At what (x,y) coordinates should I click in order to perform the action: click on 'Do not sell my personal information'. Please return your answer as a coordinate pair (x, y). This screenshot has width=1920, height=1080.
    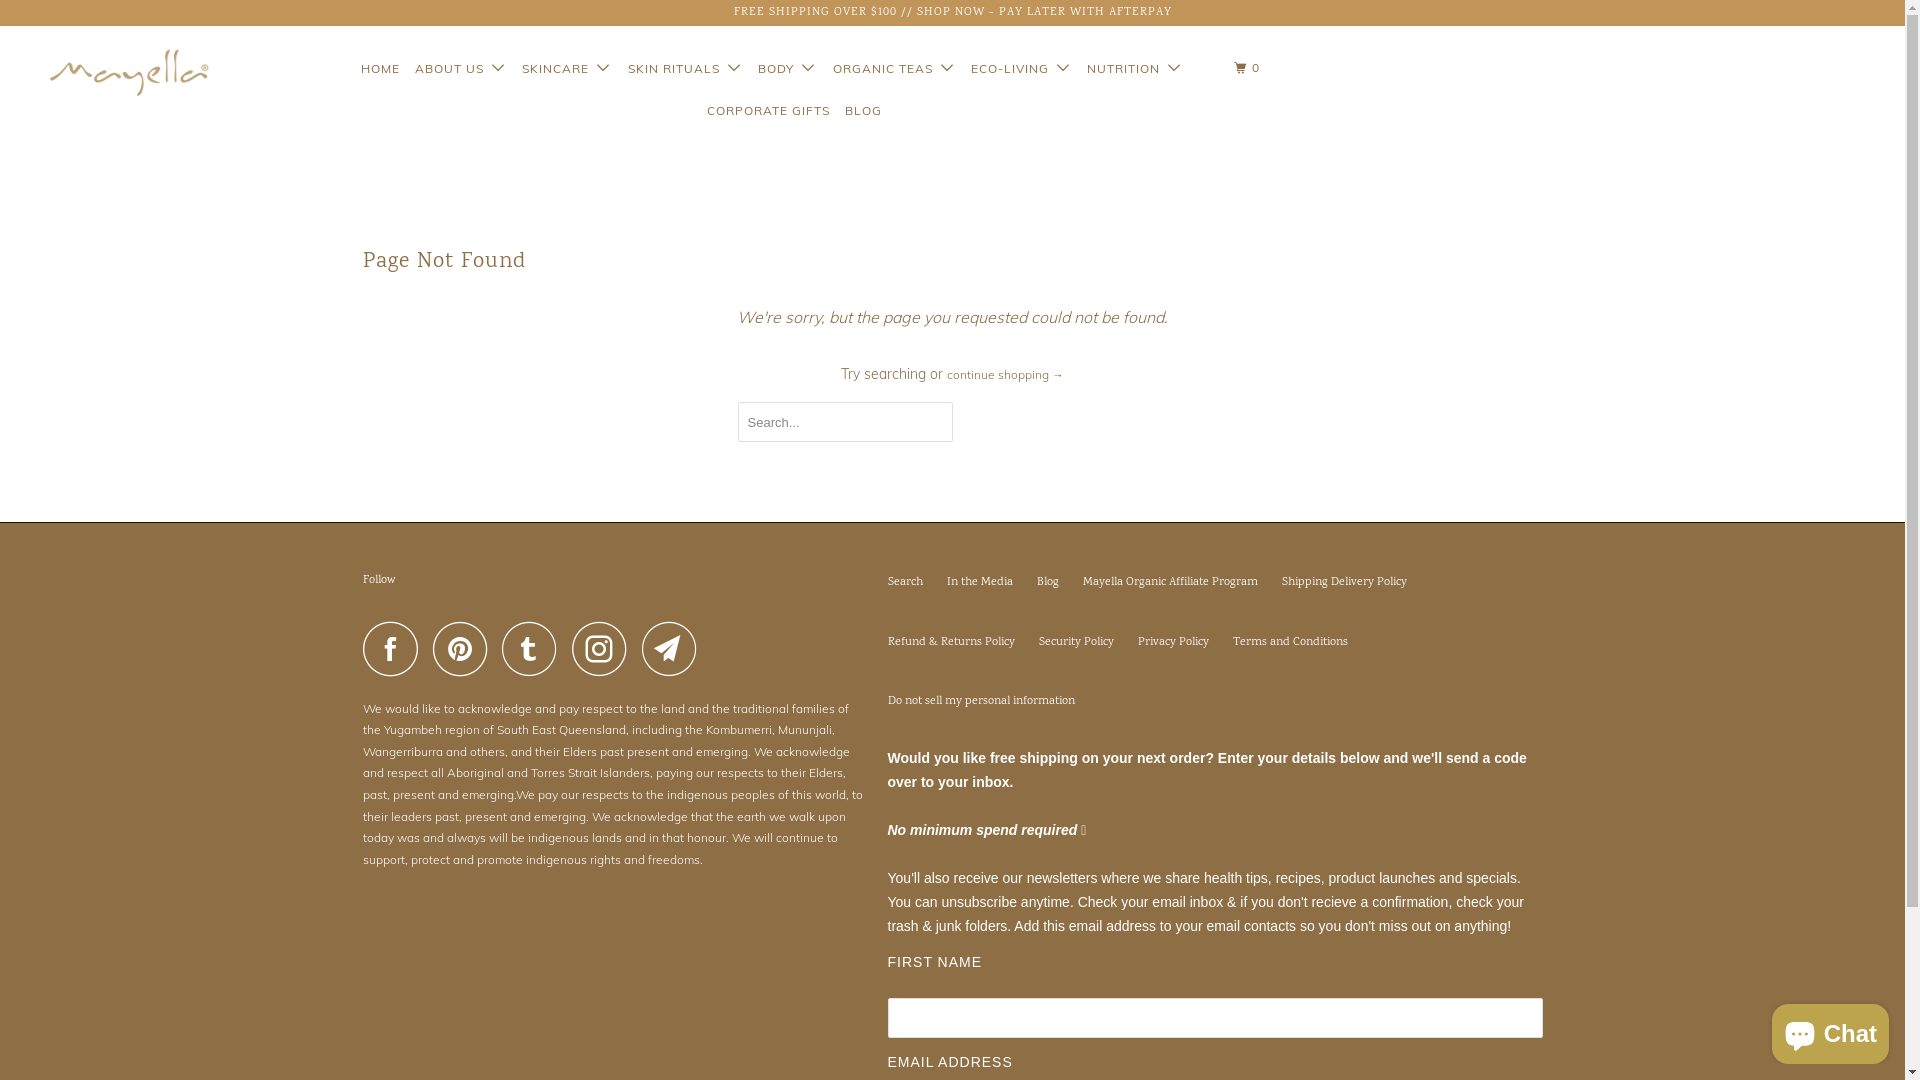
    Looking at the image, I should click on (981, 700).